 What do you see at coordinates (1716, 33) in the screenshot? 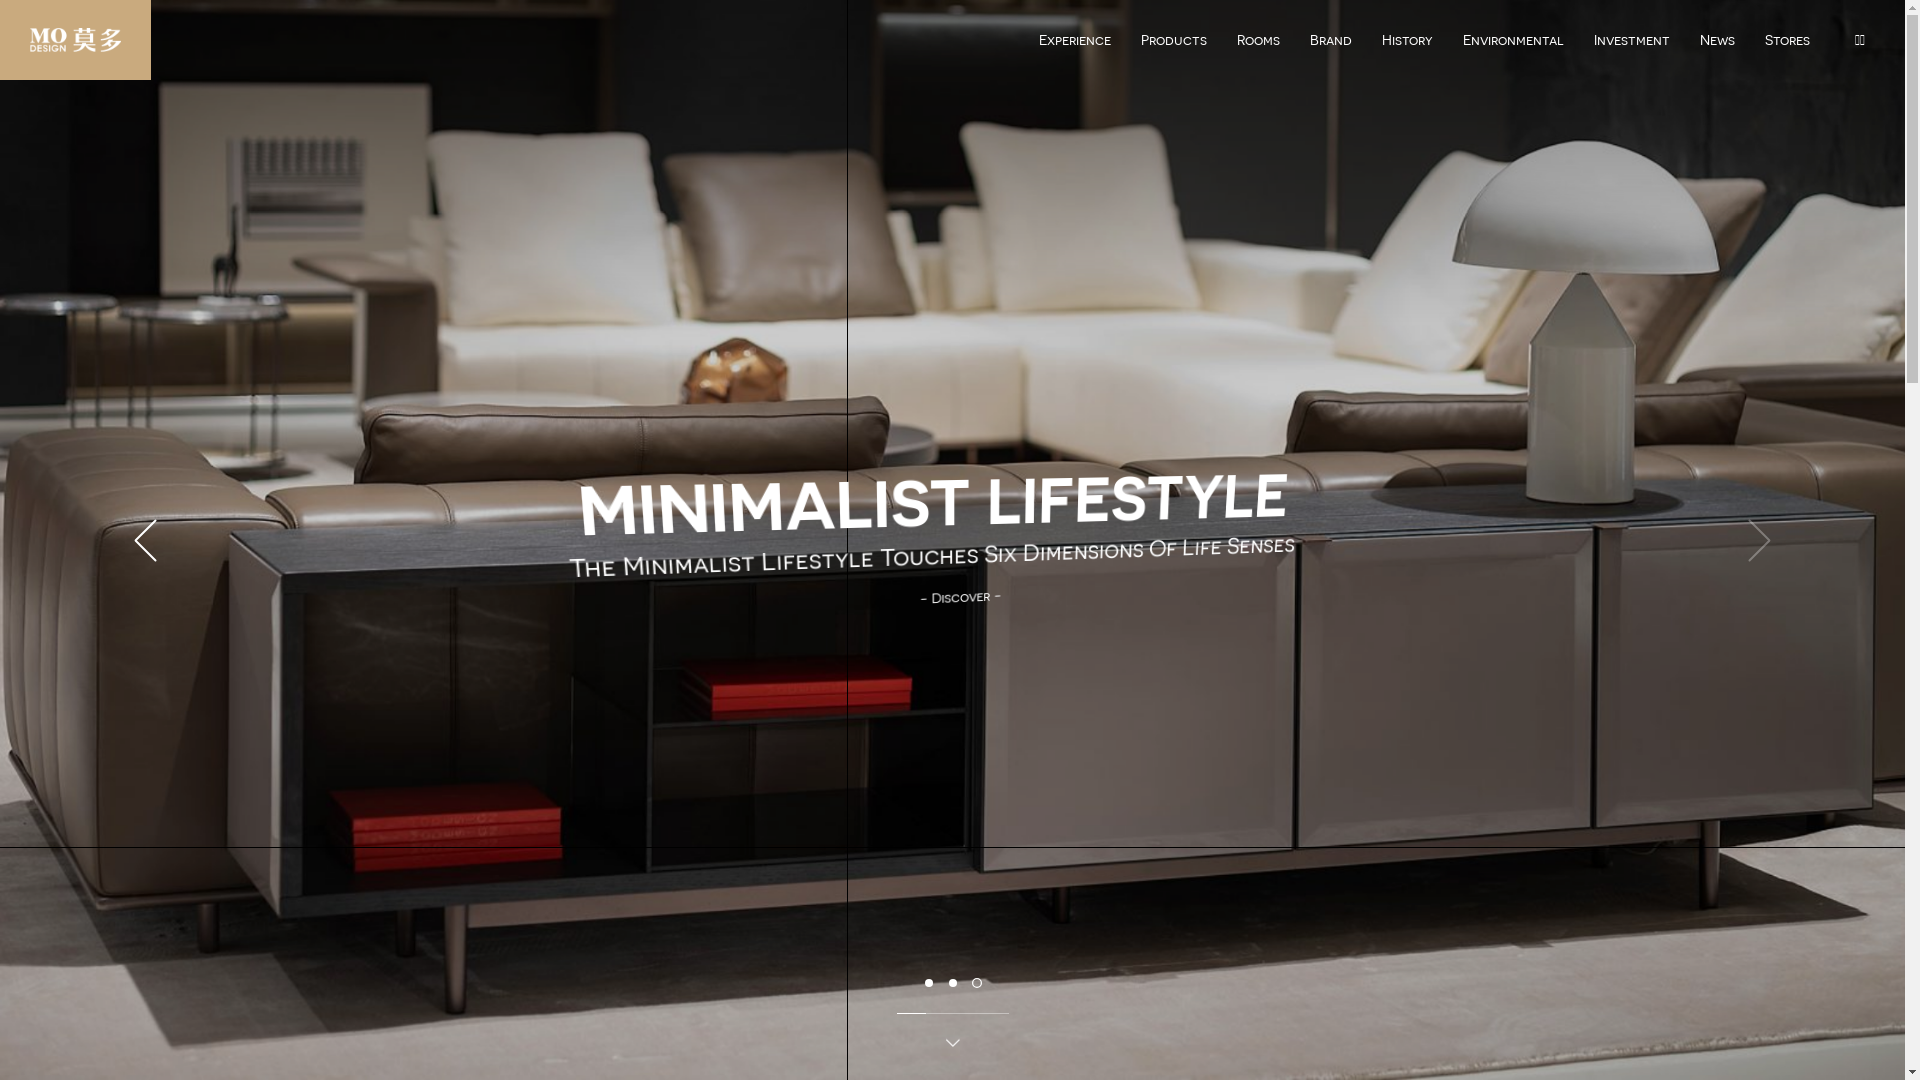
I see `'News'` at bounding box center [1716, 33].